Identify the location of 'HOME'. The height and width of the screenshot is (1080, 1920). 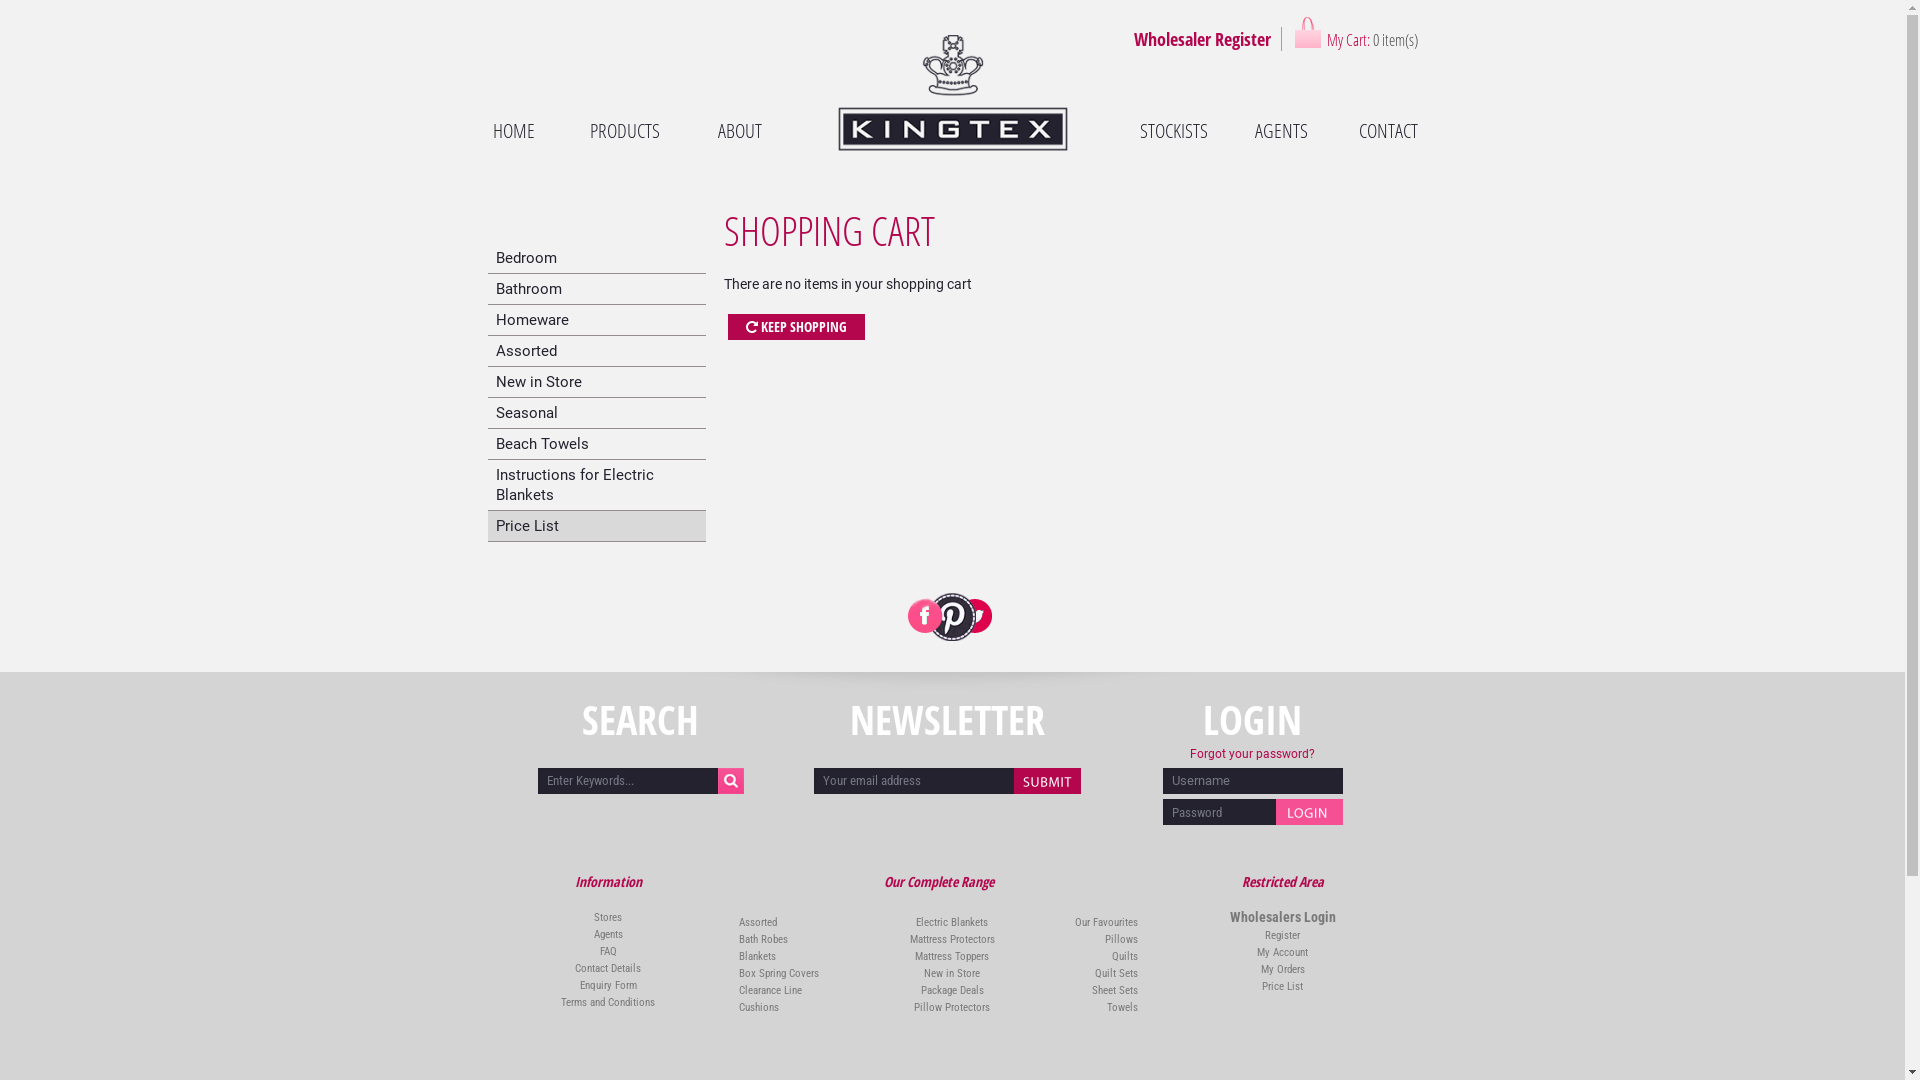
(488, 131).